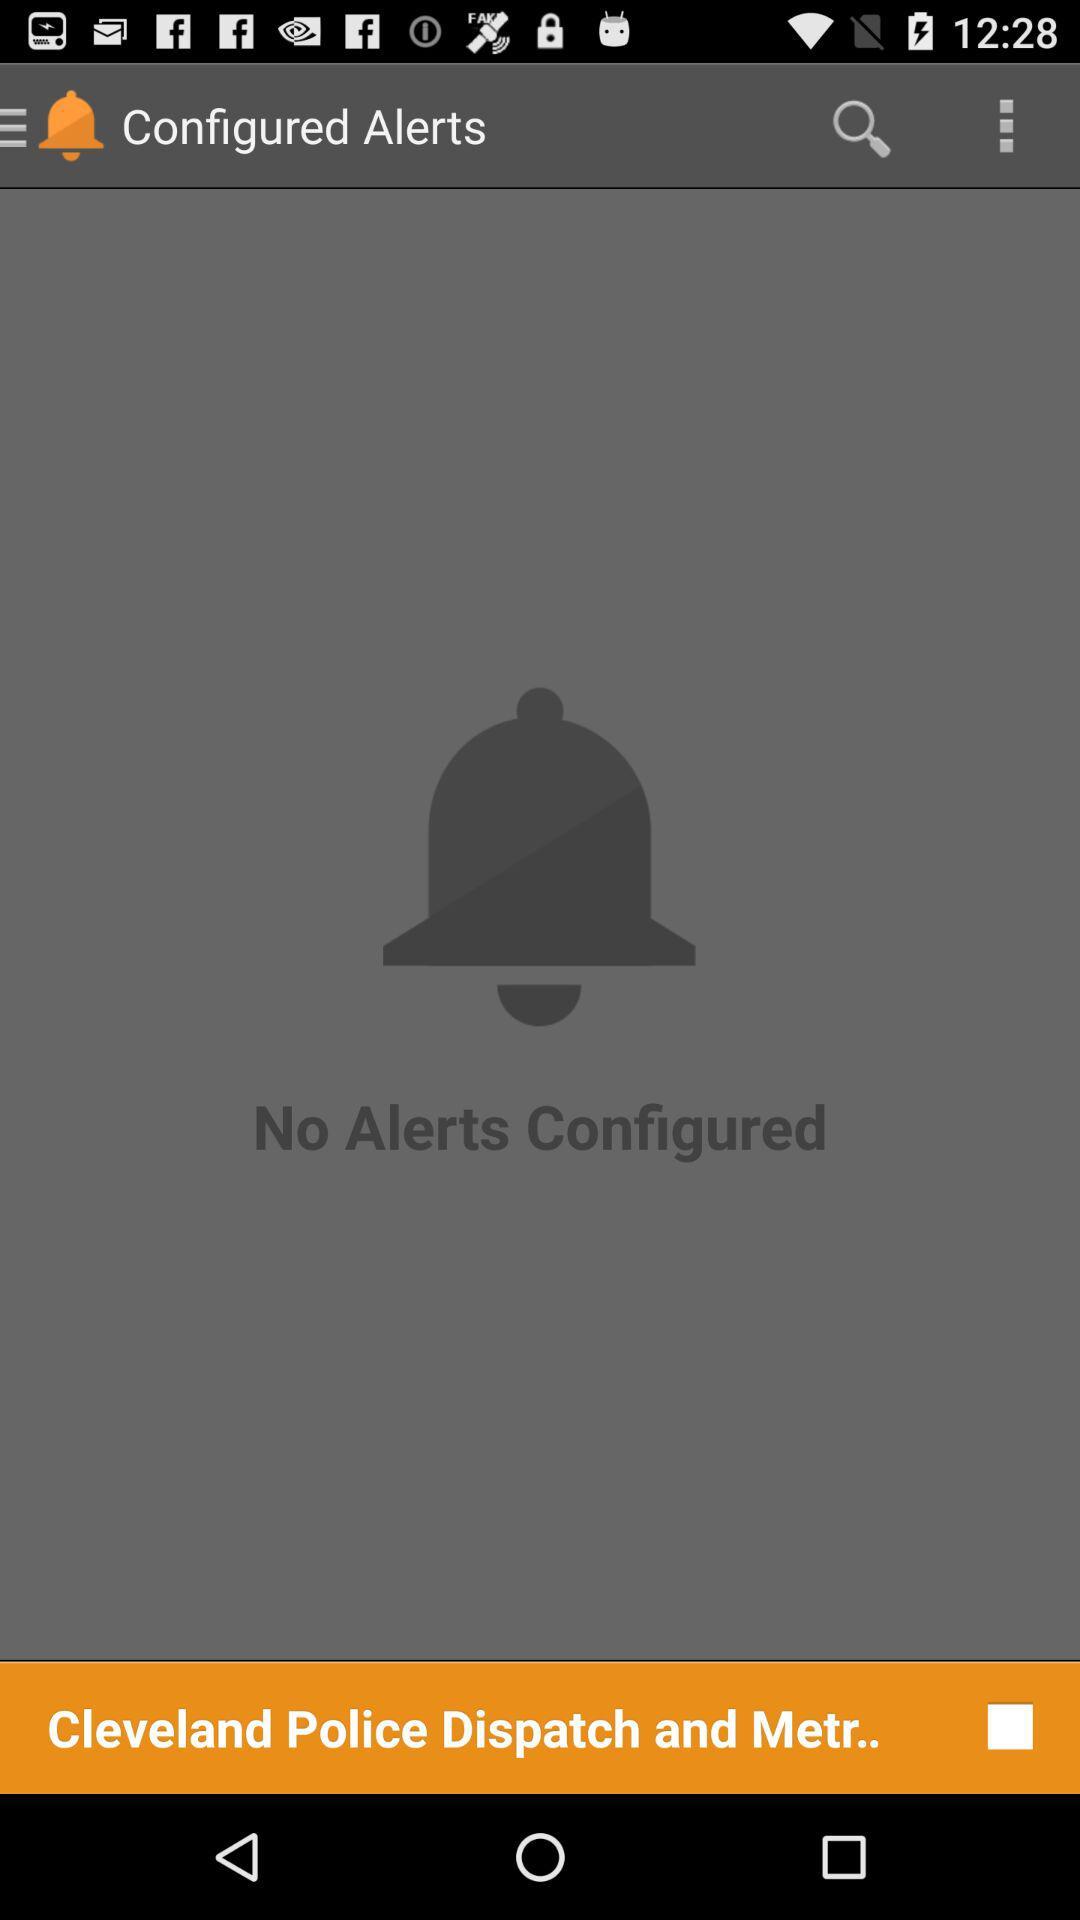 This screenshot has width=1080, height=1920. Describe the element at coordinates (1005, 1725) in the screenshot. I see `icon at the bottom right corner` at that location.